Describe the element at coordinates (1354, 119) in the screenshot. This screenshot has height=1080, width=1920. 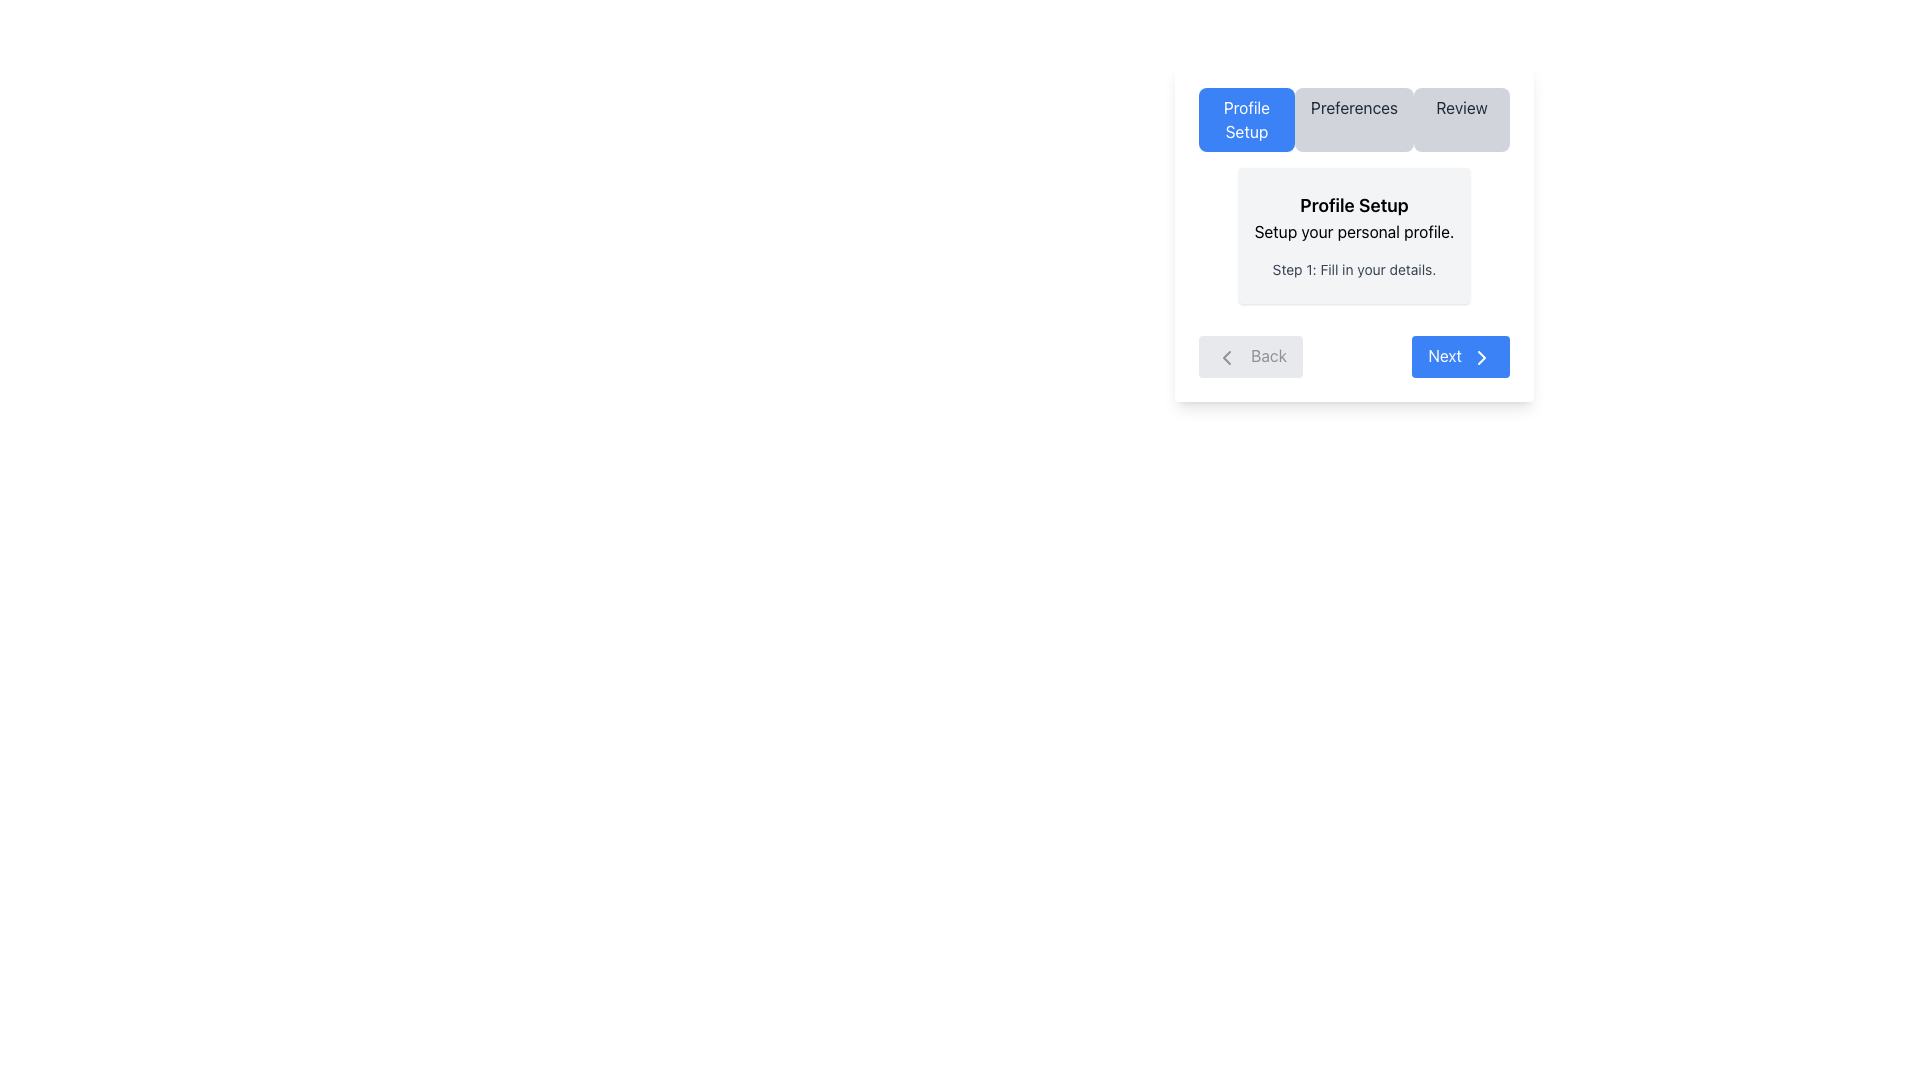
I see `the 'Preferences' tab in the Tab navigation component, which is the second tab styled with a gray background and dark text` at that location.